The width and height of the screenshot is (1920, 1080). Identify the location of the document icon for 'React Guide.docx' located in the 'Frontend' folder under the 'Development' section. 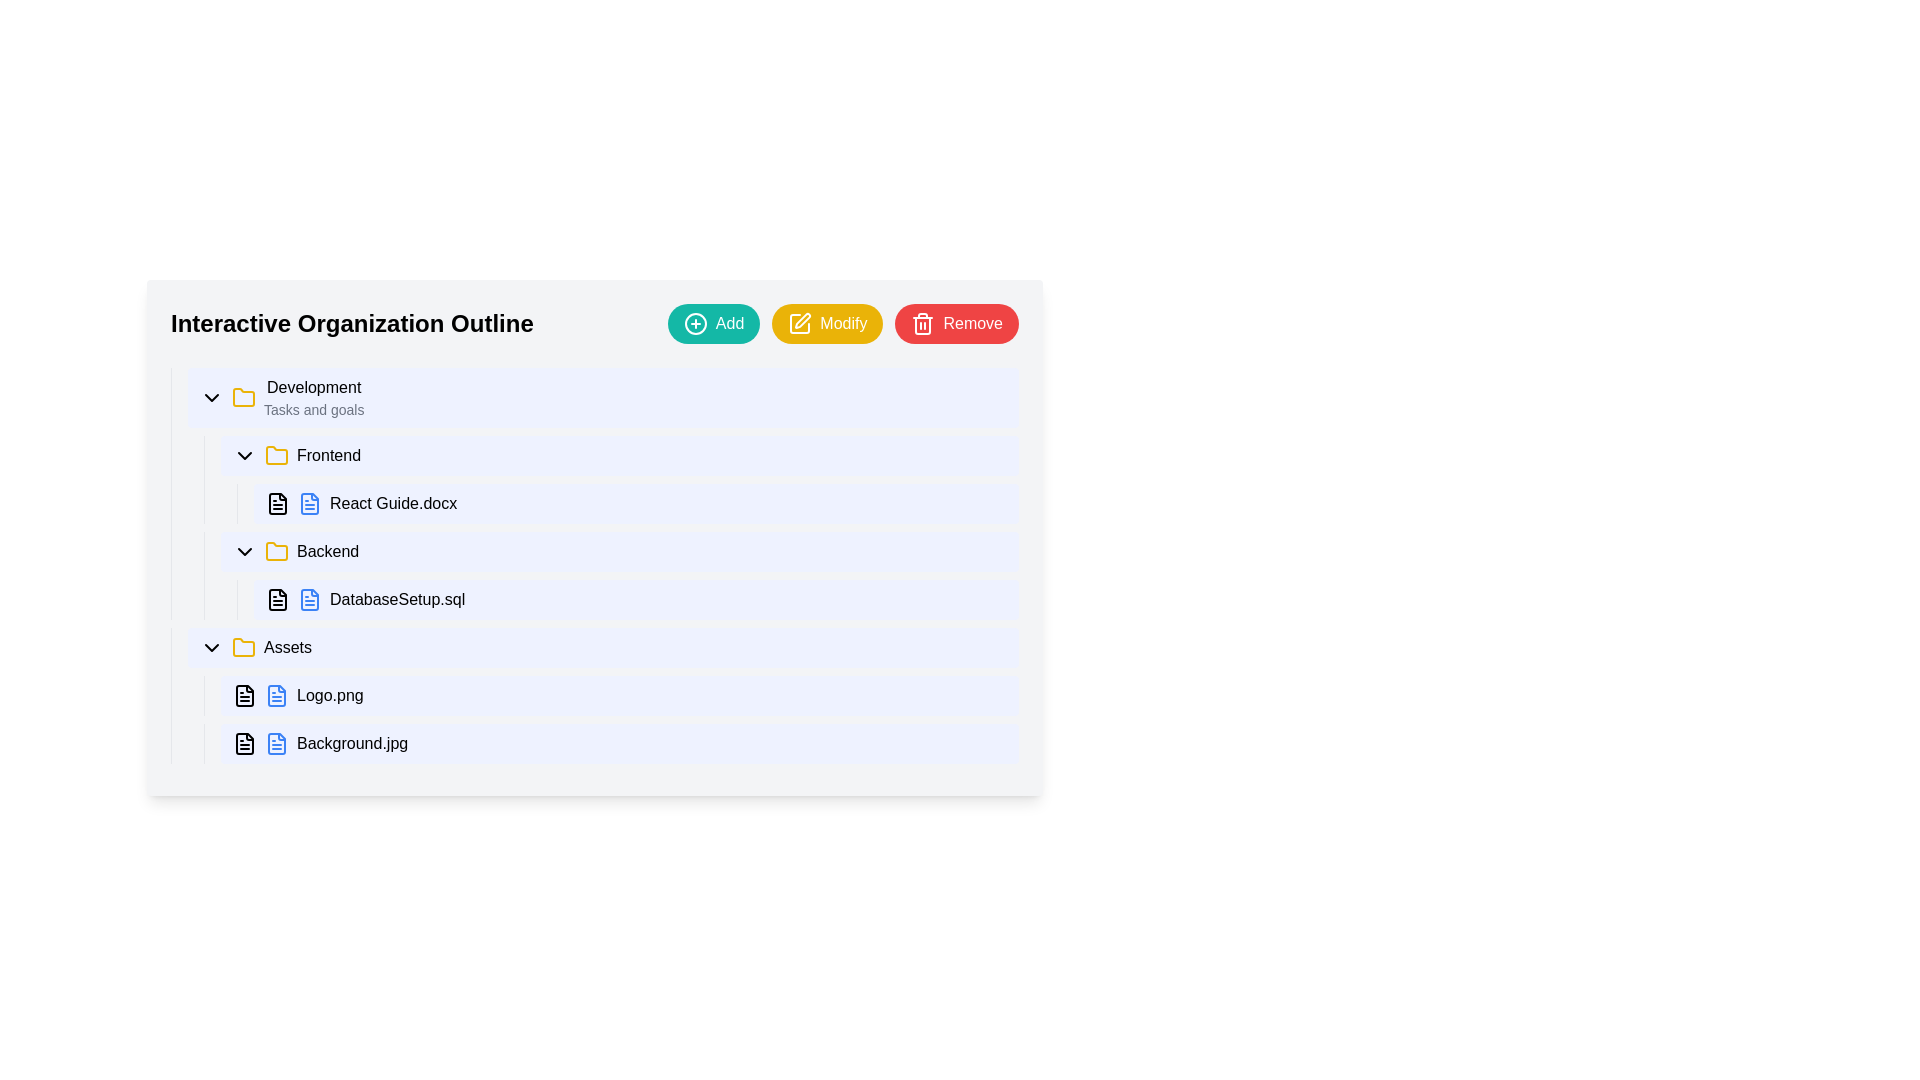
(309, 503).